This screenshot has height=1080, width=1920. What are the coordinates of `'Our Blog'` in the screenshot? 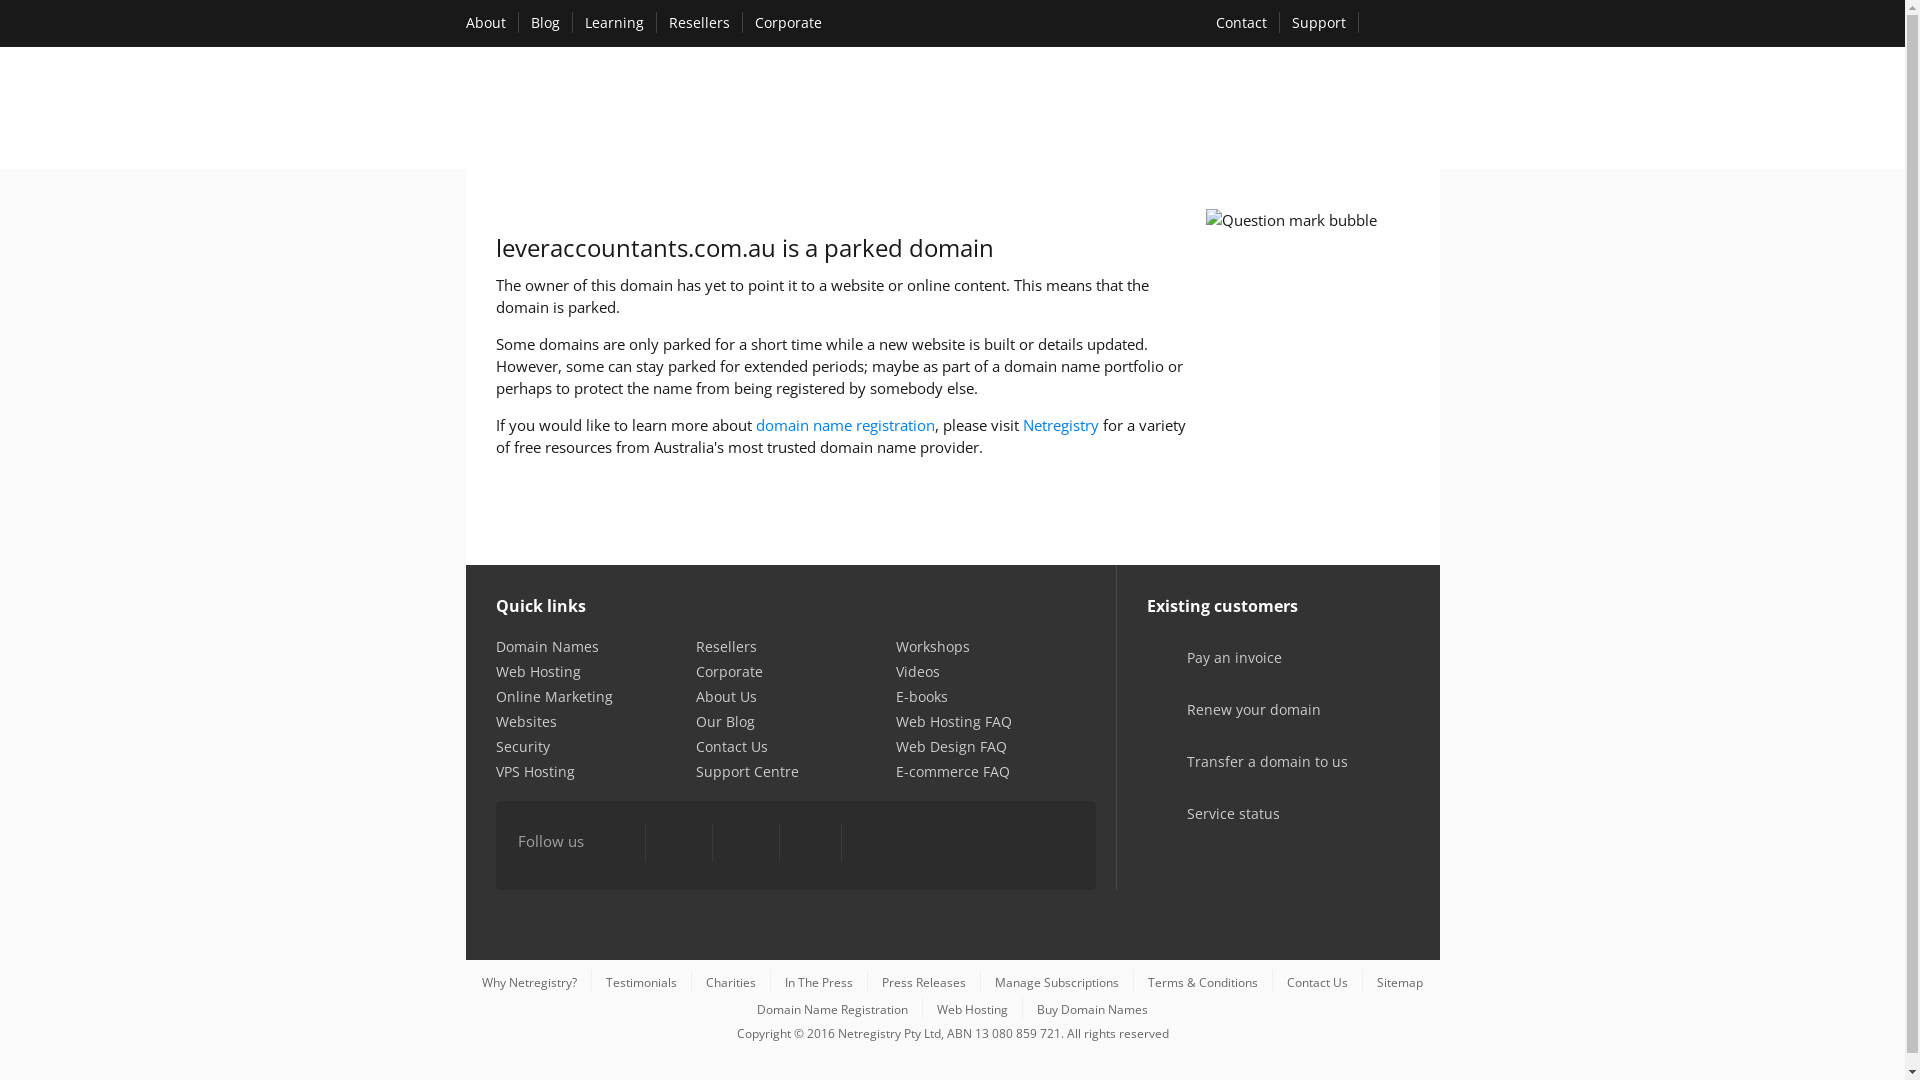 It's located at (696, 721).